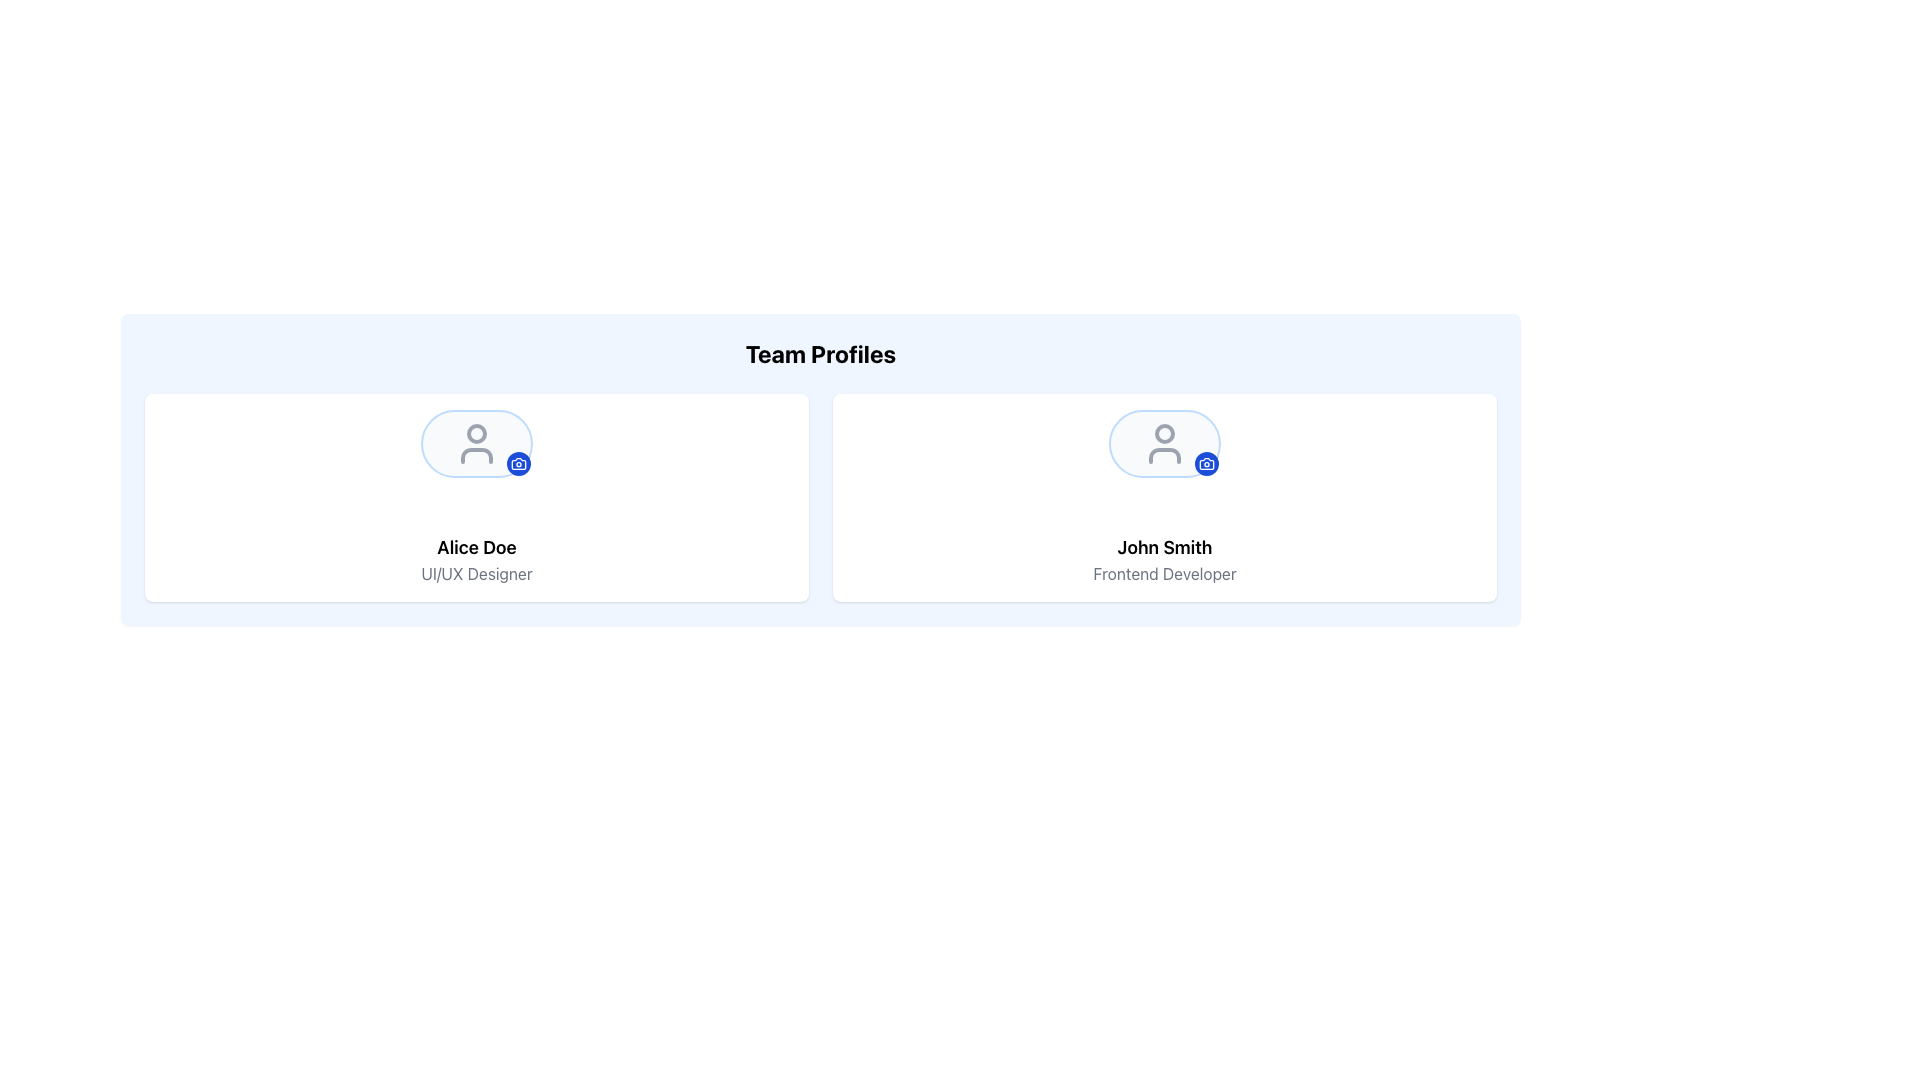 The height and width of the screenshot is (1080, 1920). What do you see at coordinates (475, 442) in the screenshot?
I see `the user profile picture icon located at the center of the profile card above the name 'Alice Doe' in the 'Team Profiles' section` at bounding box center [475, 442].